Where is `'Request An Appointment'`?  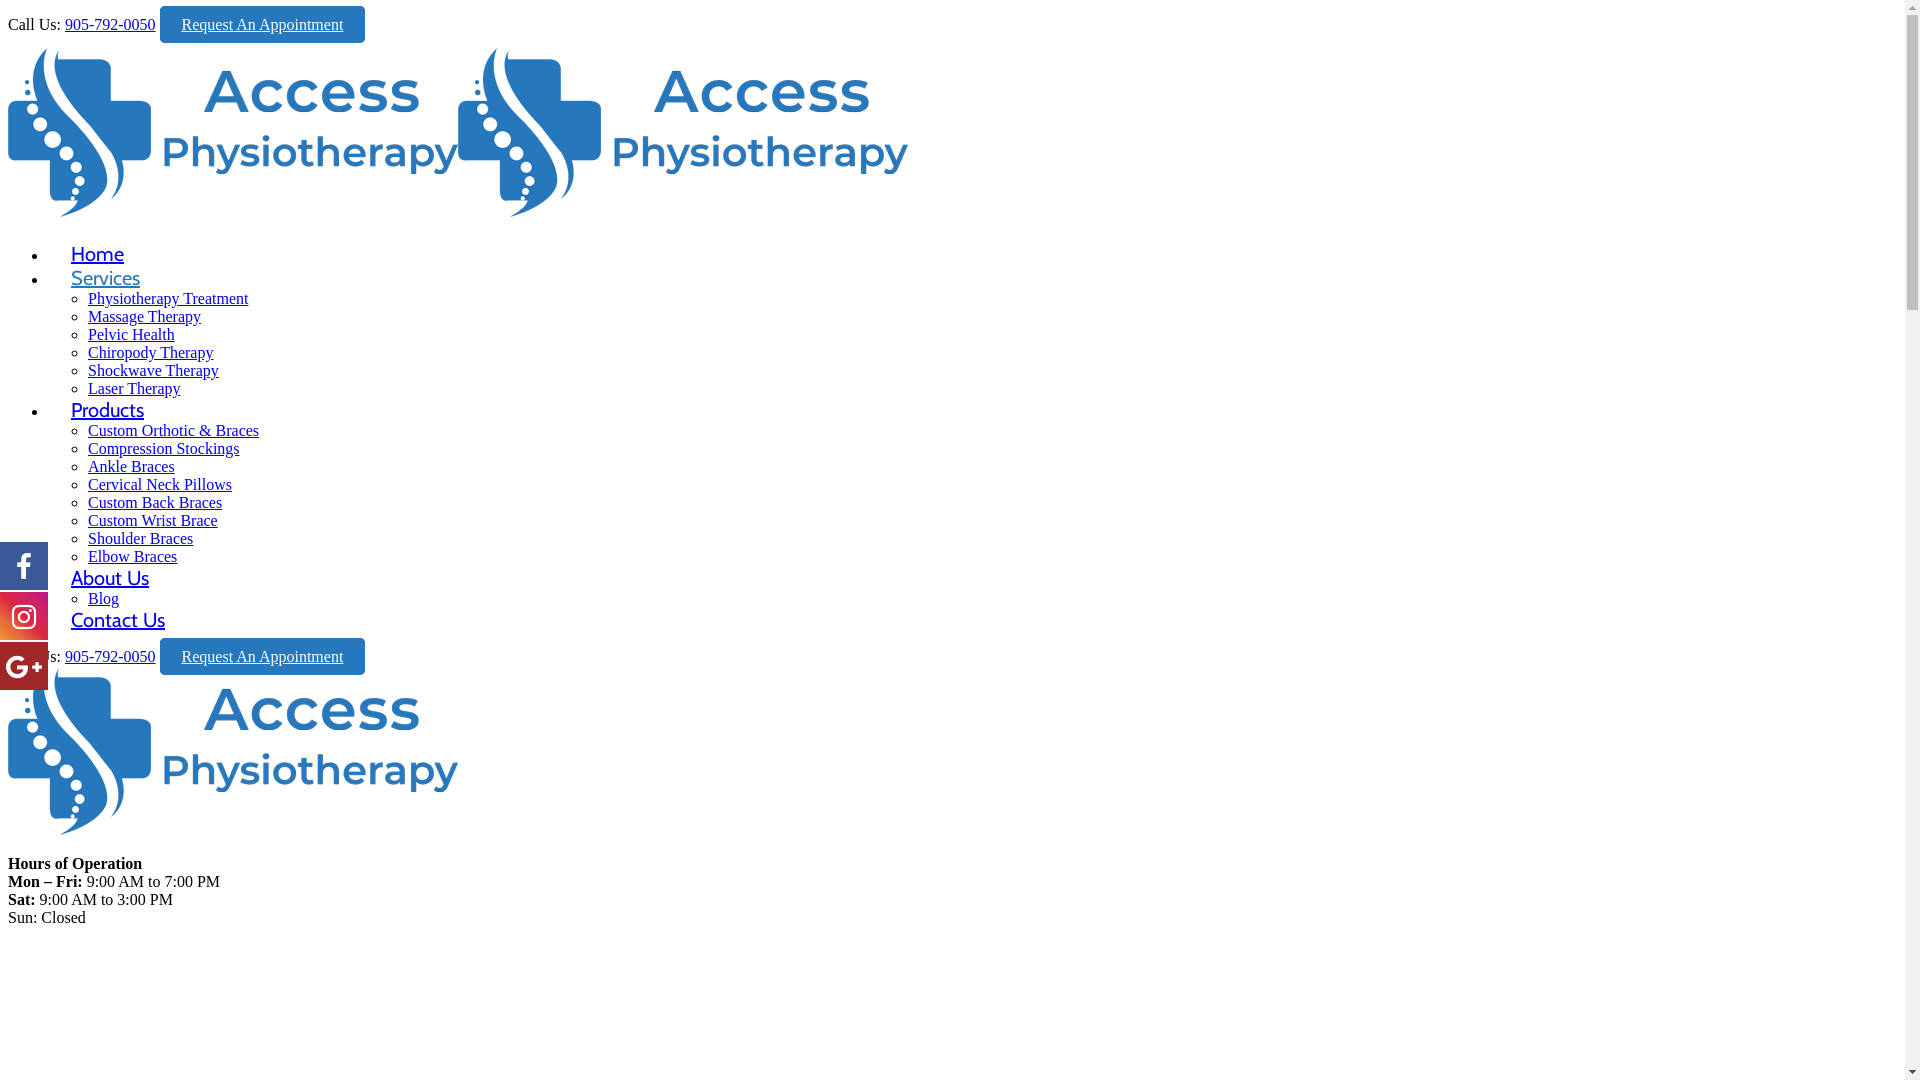 'Request An Appointment' is located at coordinates (262, 24).